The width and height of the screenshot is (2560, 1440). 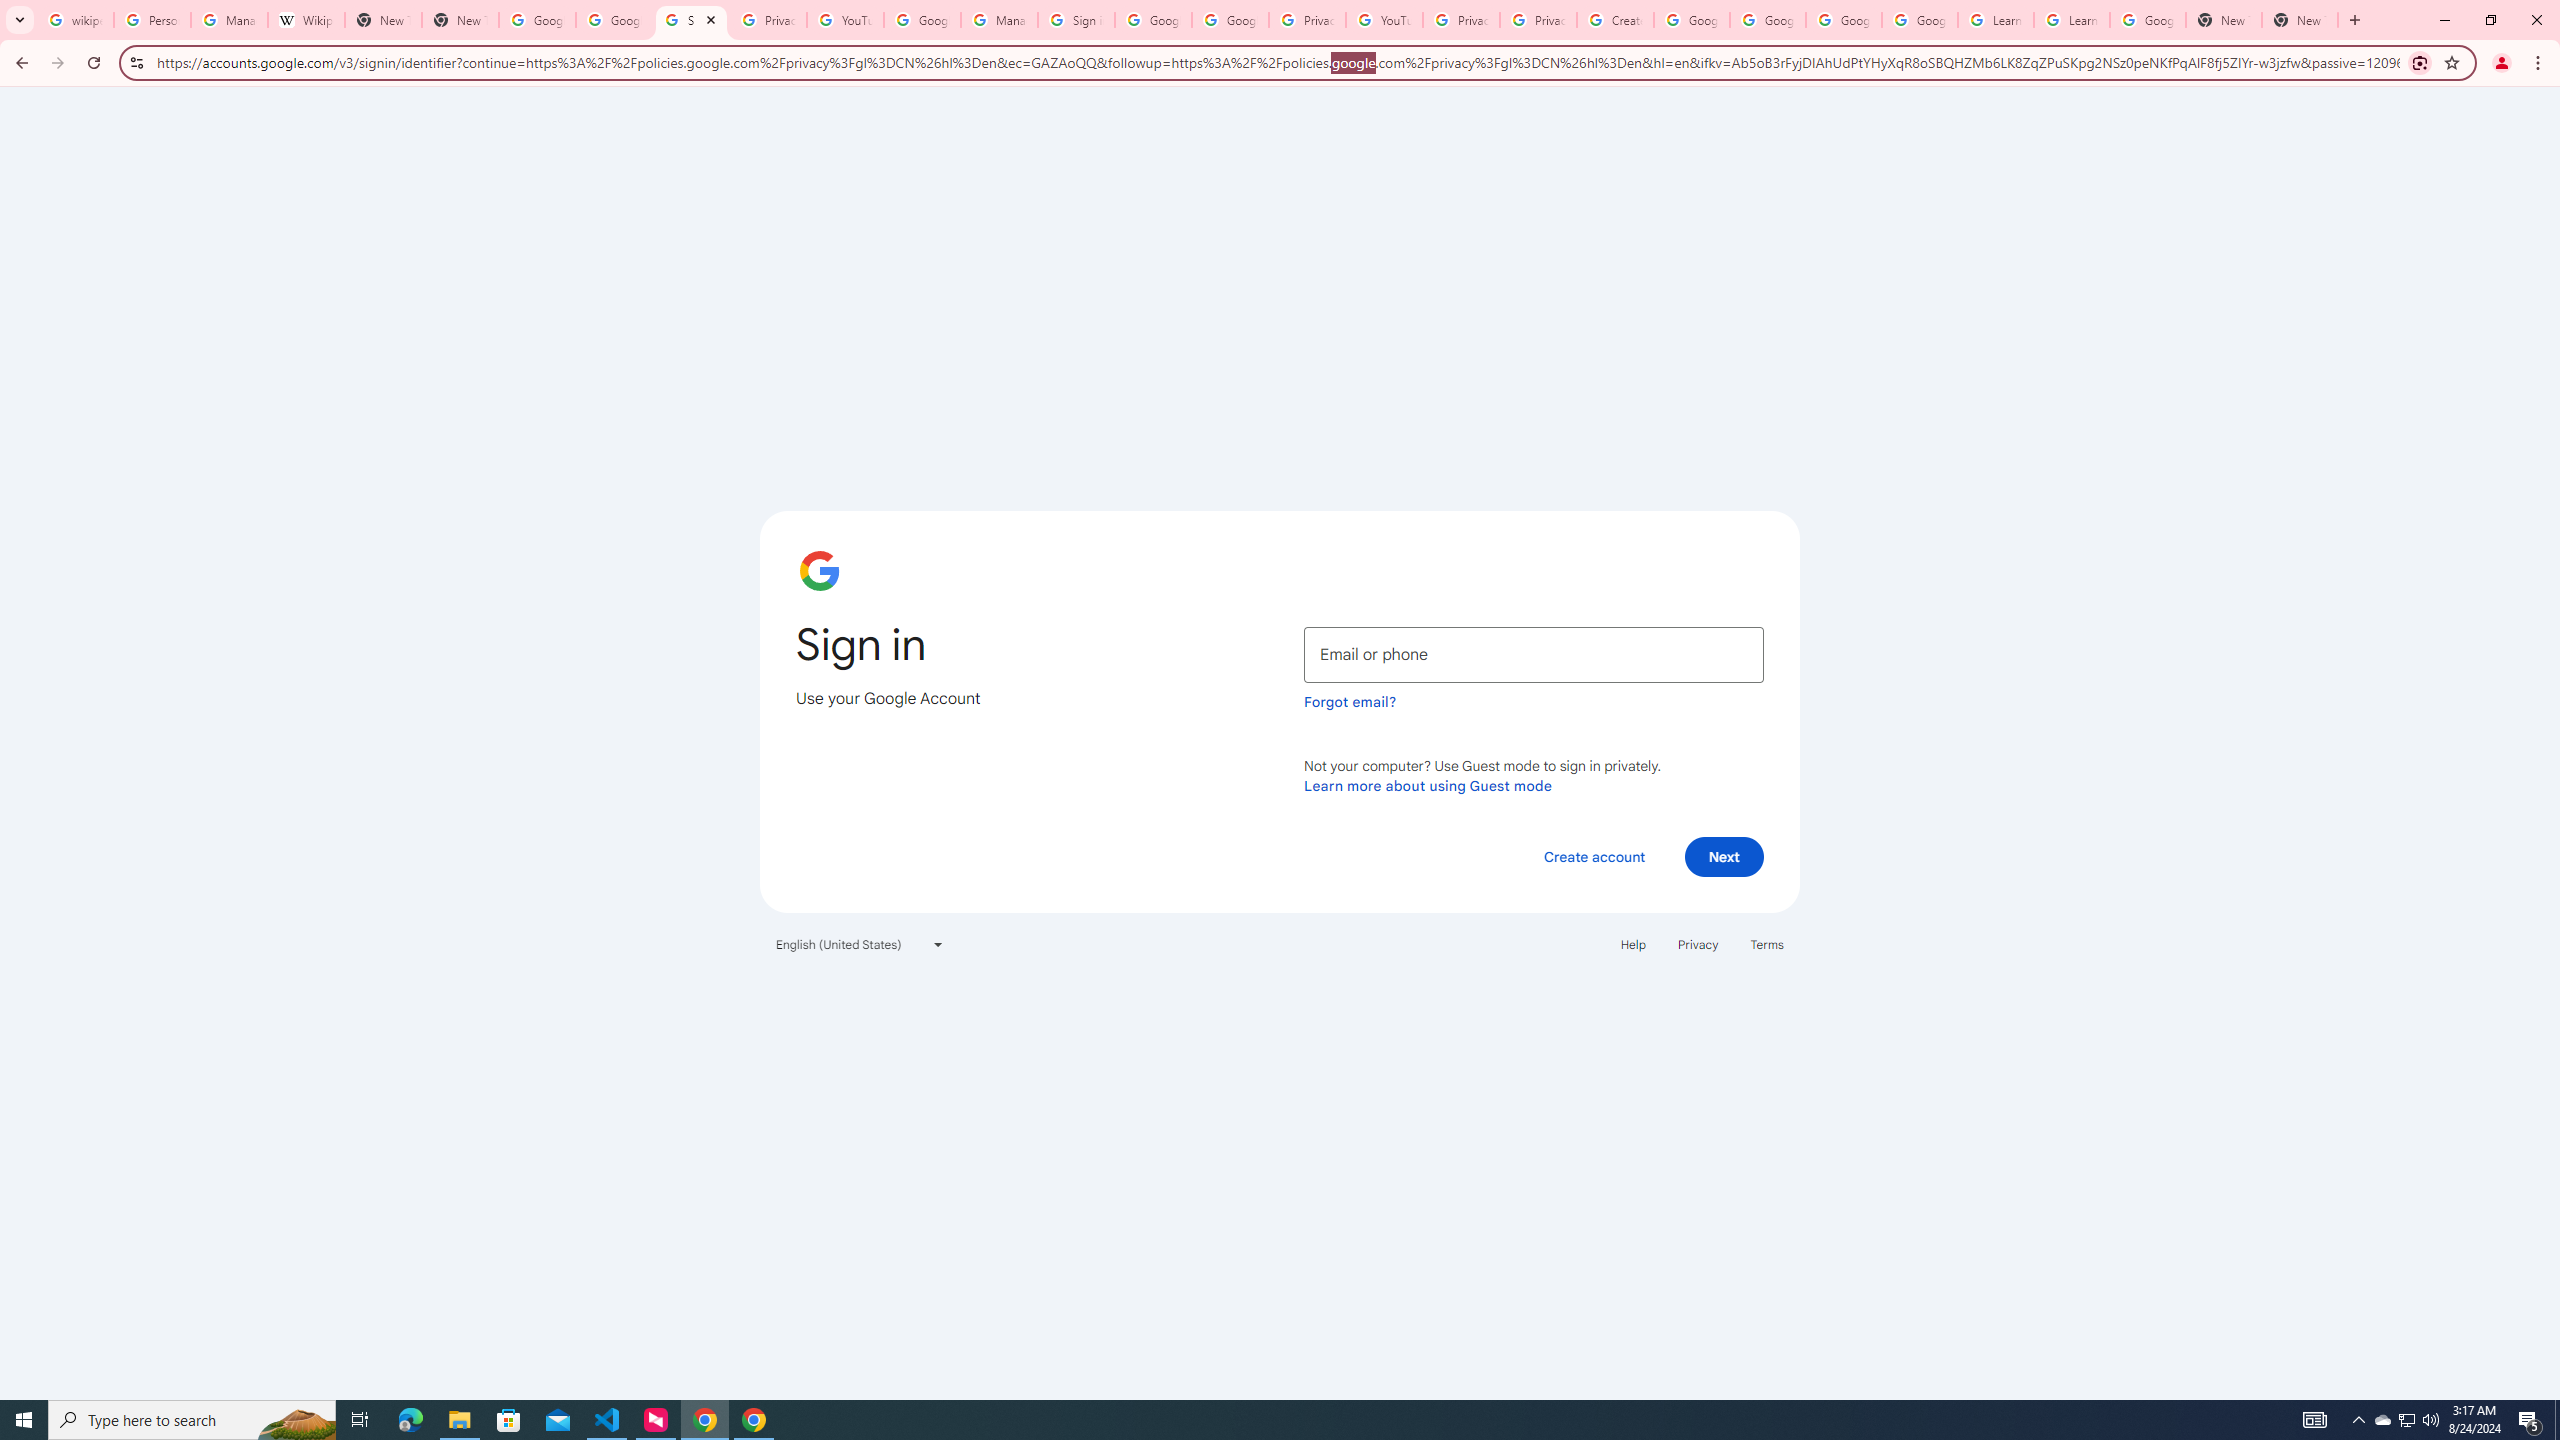 I want to click on 'Wikipedia:Edit requests - Wikipedia', so click(x=305, y=19).